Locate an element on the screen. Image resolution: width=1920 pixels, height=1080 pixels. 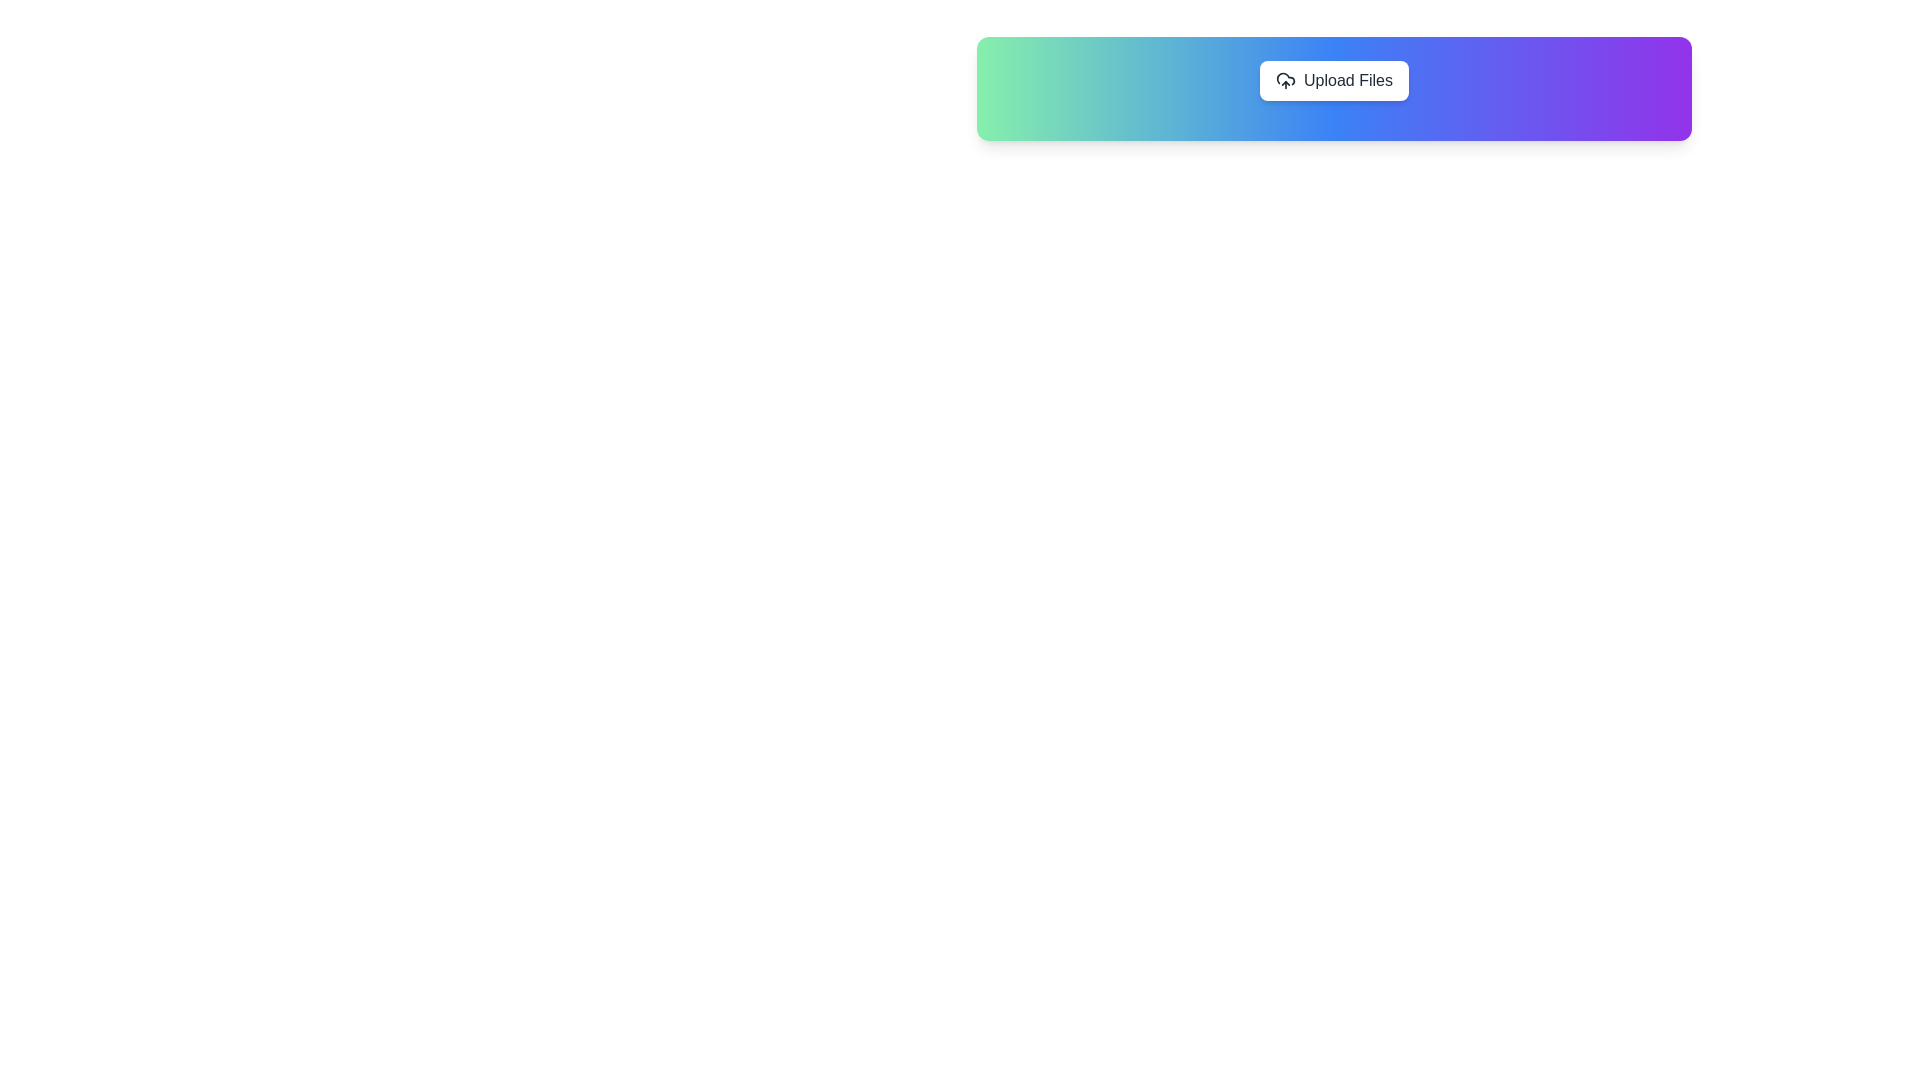
the upload icon located on the 'Upload Files' button, which is positioned in the top center area of the interface and visually indicates the file upload functionality is located at coordinates (1286, 80).